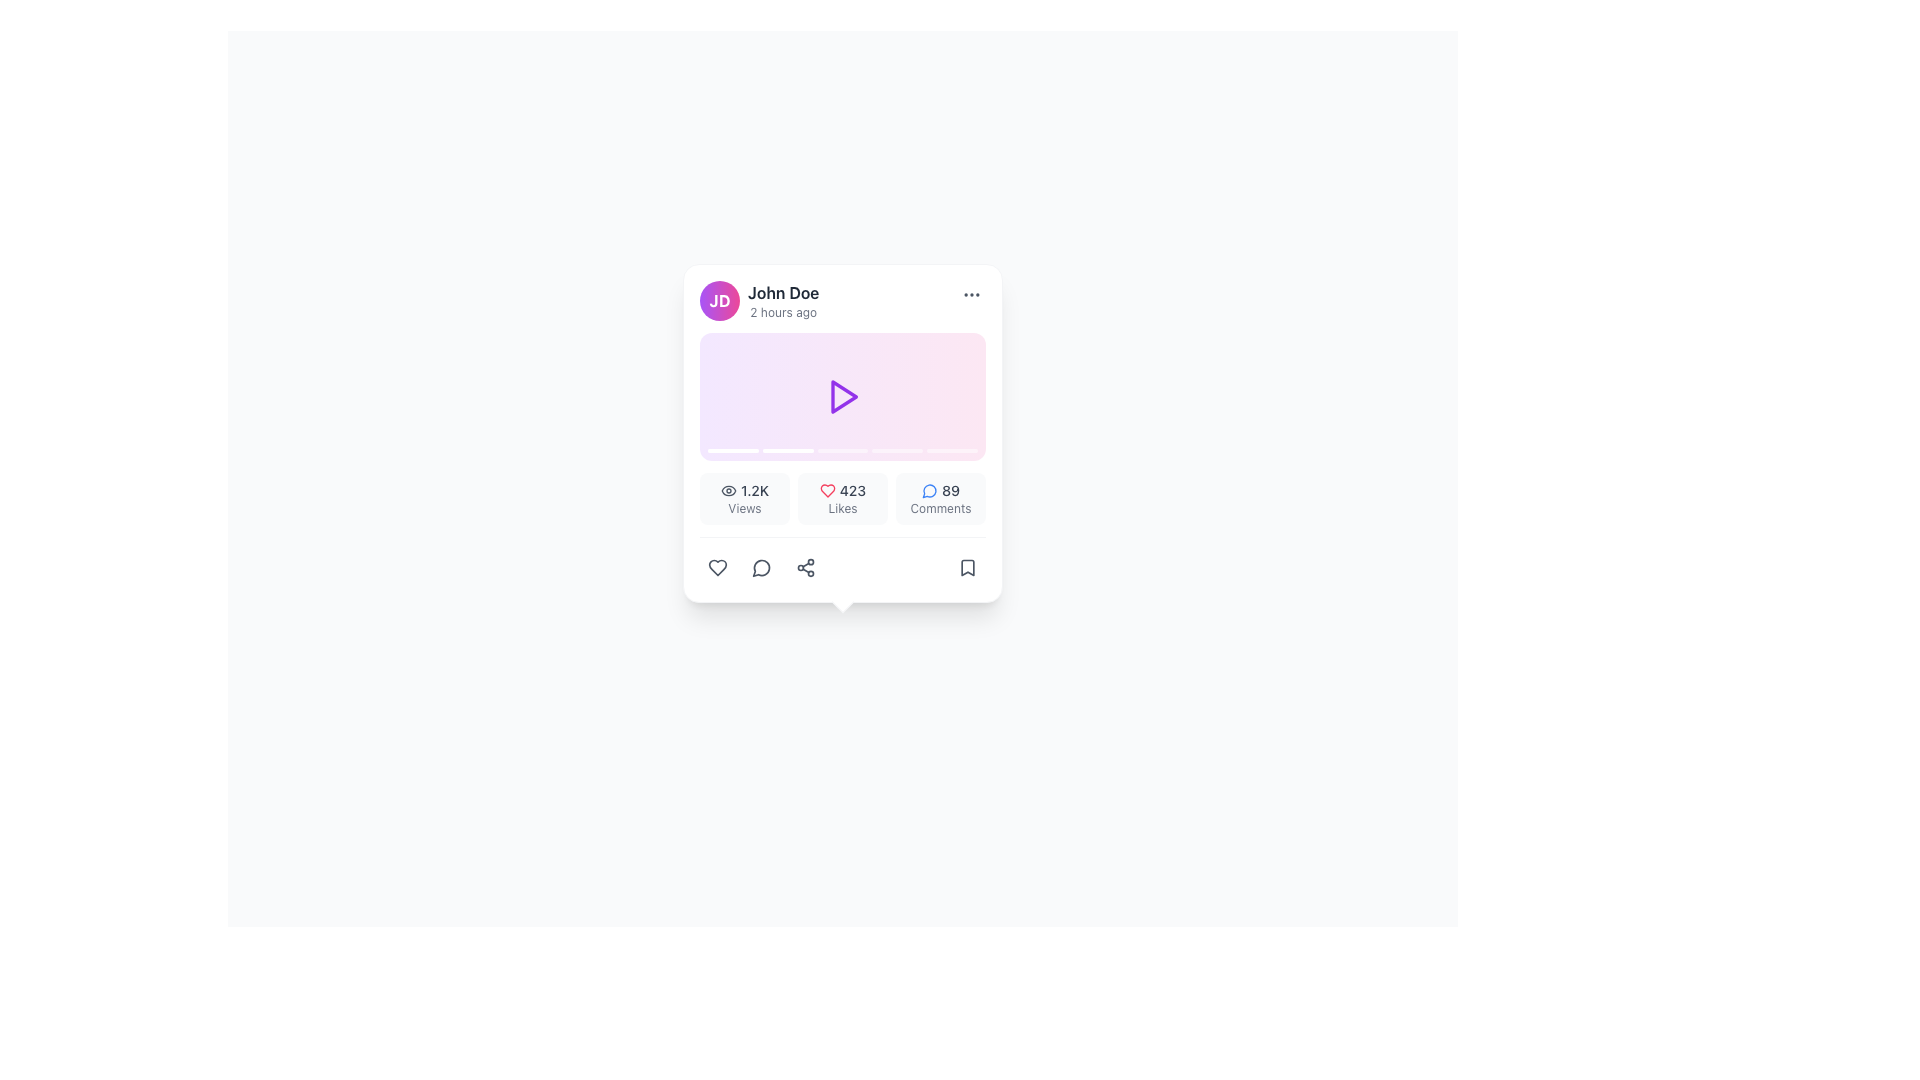 This screenshot has width=1920, height=1080. I want to click on the Text Label displaying the user's name in the upper-left corner of the card, so click(782, 293).